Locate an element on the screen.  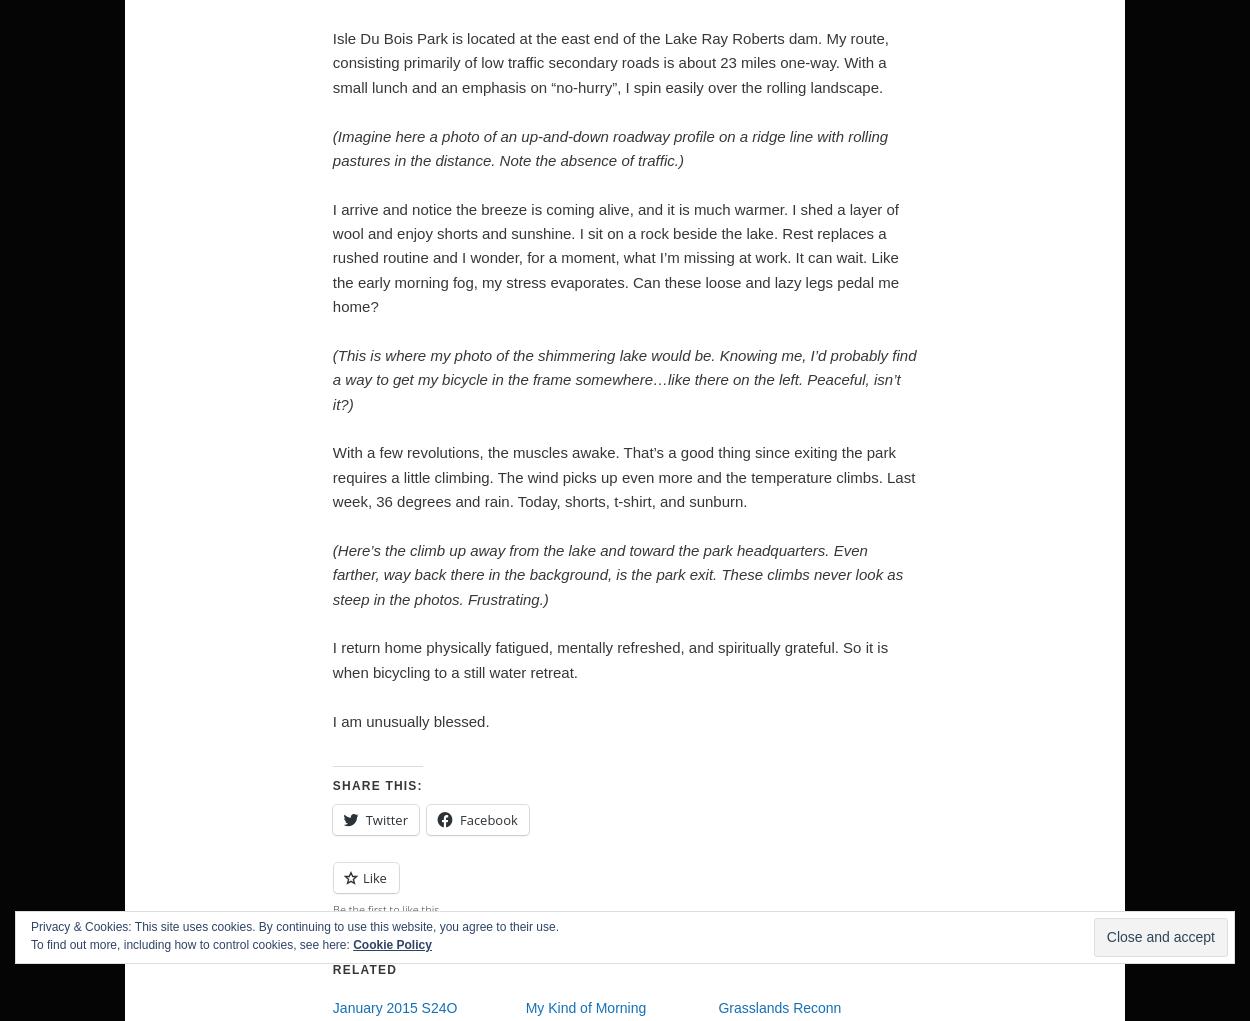
'I arrive and notice the breeze is coming alive, and it is much warmer.  I shed a layer of wool and enjoy shorts and sunshine.  I sit on a rock beside the lake.  Rest replaces a rushed routine and I wonder, for a moment, what I’m missing at work.  It can wait.  Like the early morning fog, my stress evaporates.  Can these loose and lazy legs pedal me home?' is located at coordinates (614, 256).